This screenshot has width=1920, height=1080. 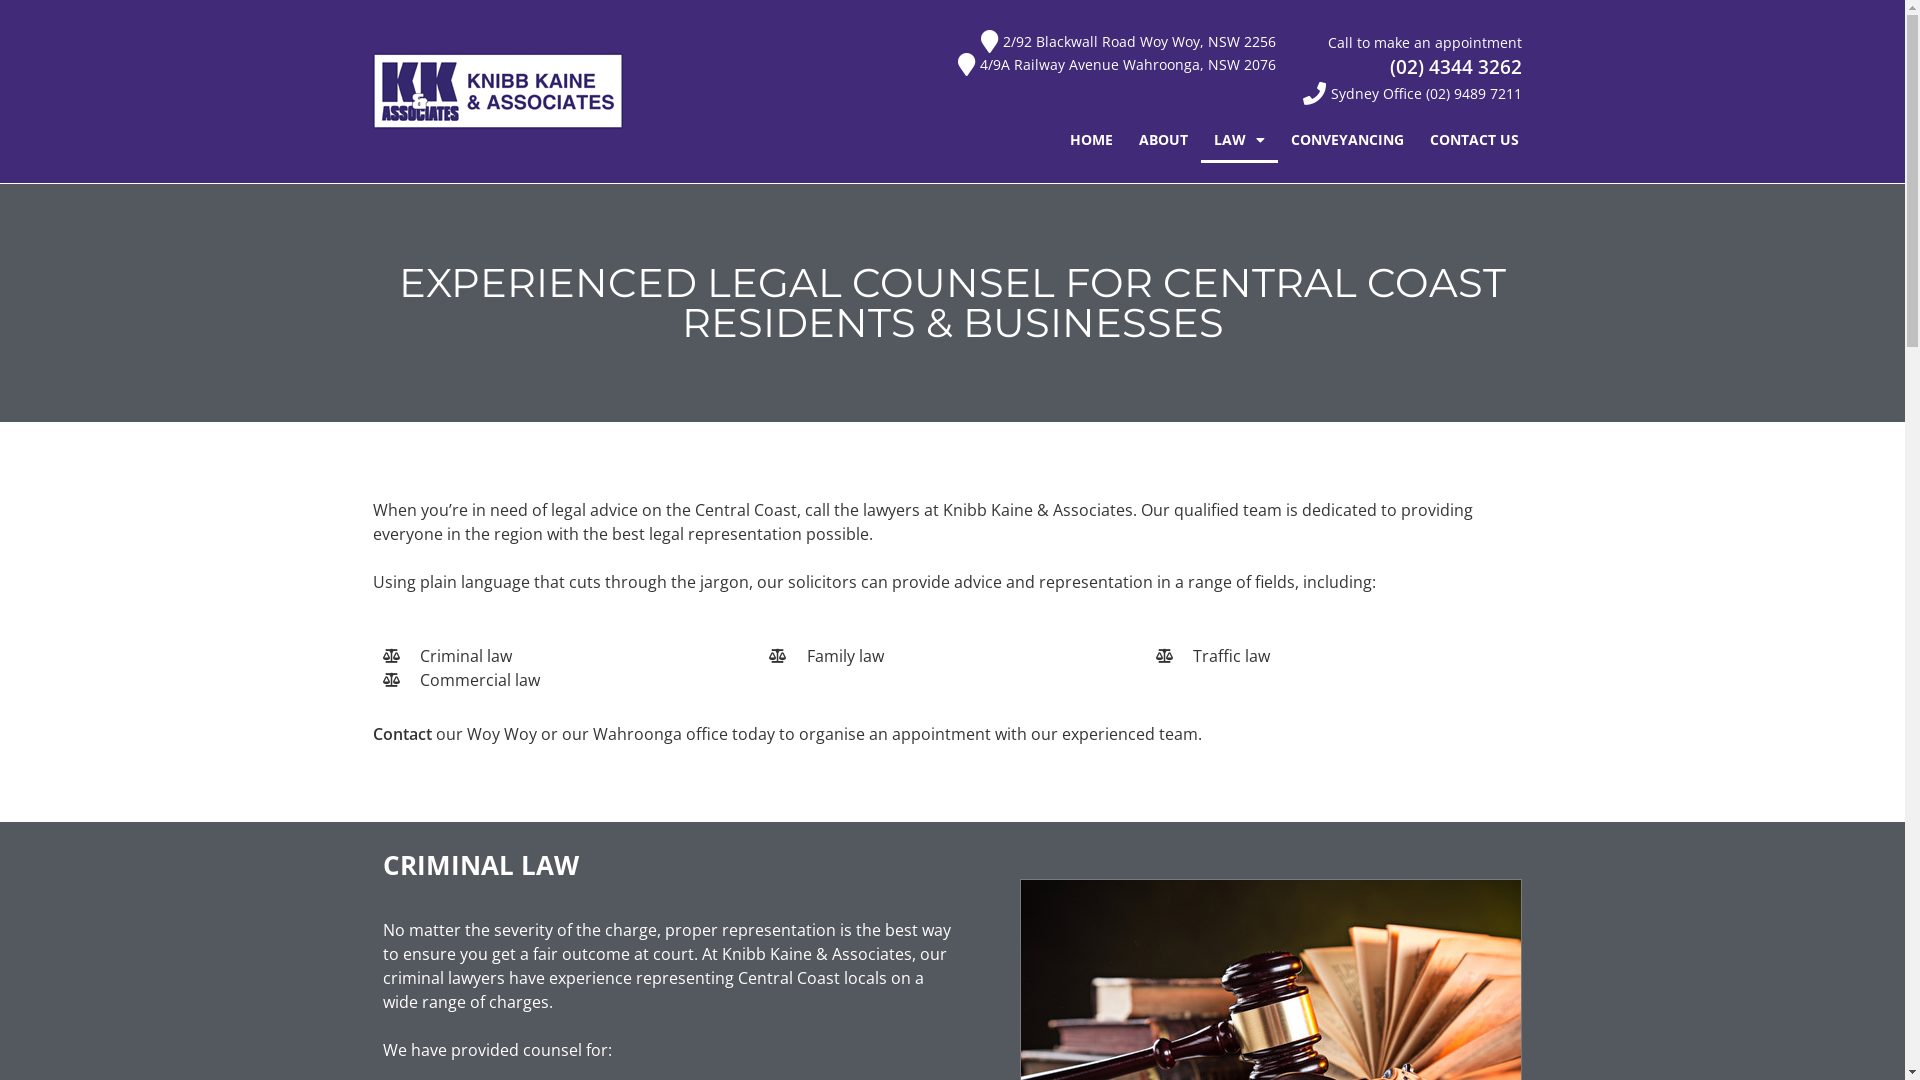 What do you see at coordinates (1474, 138) in the screenshot?
I see `'CONTACT US'` at bounding box center [1474, 138].